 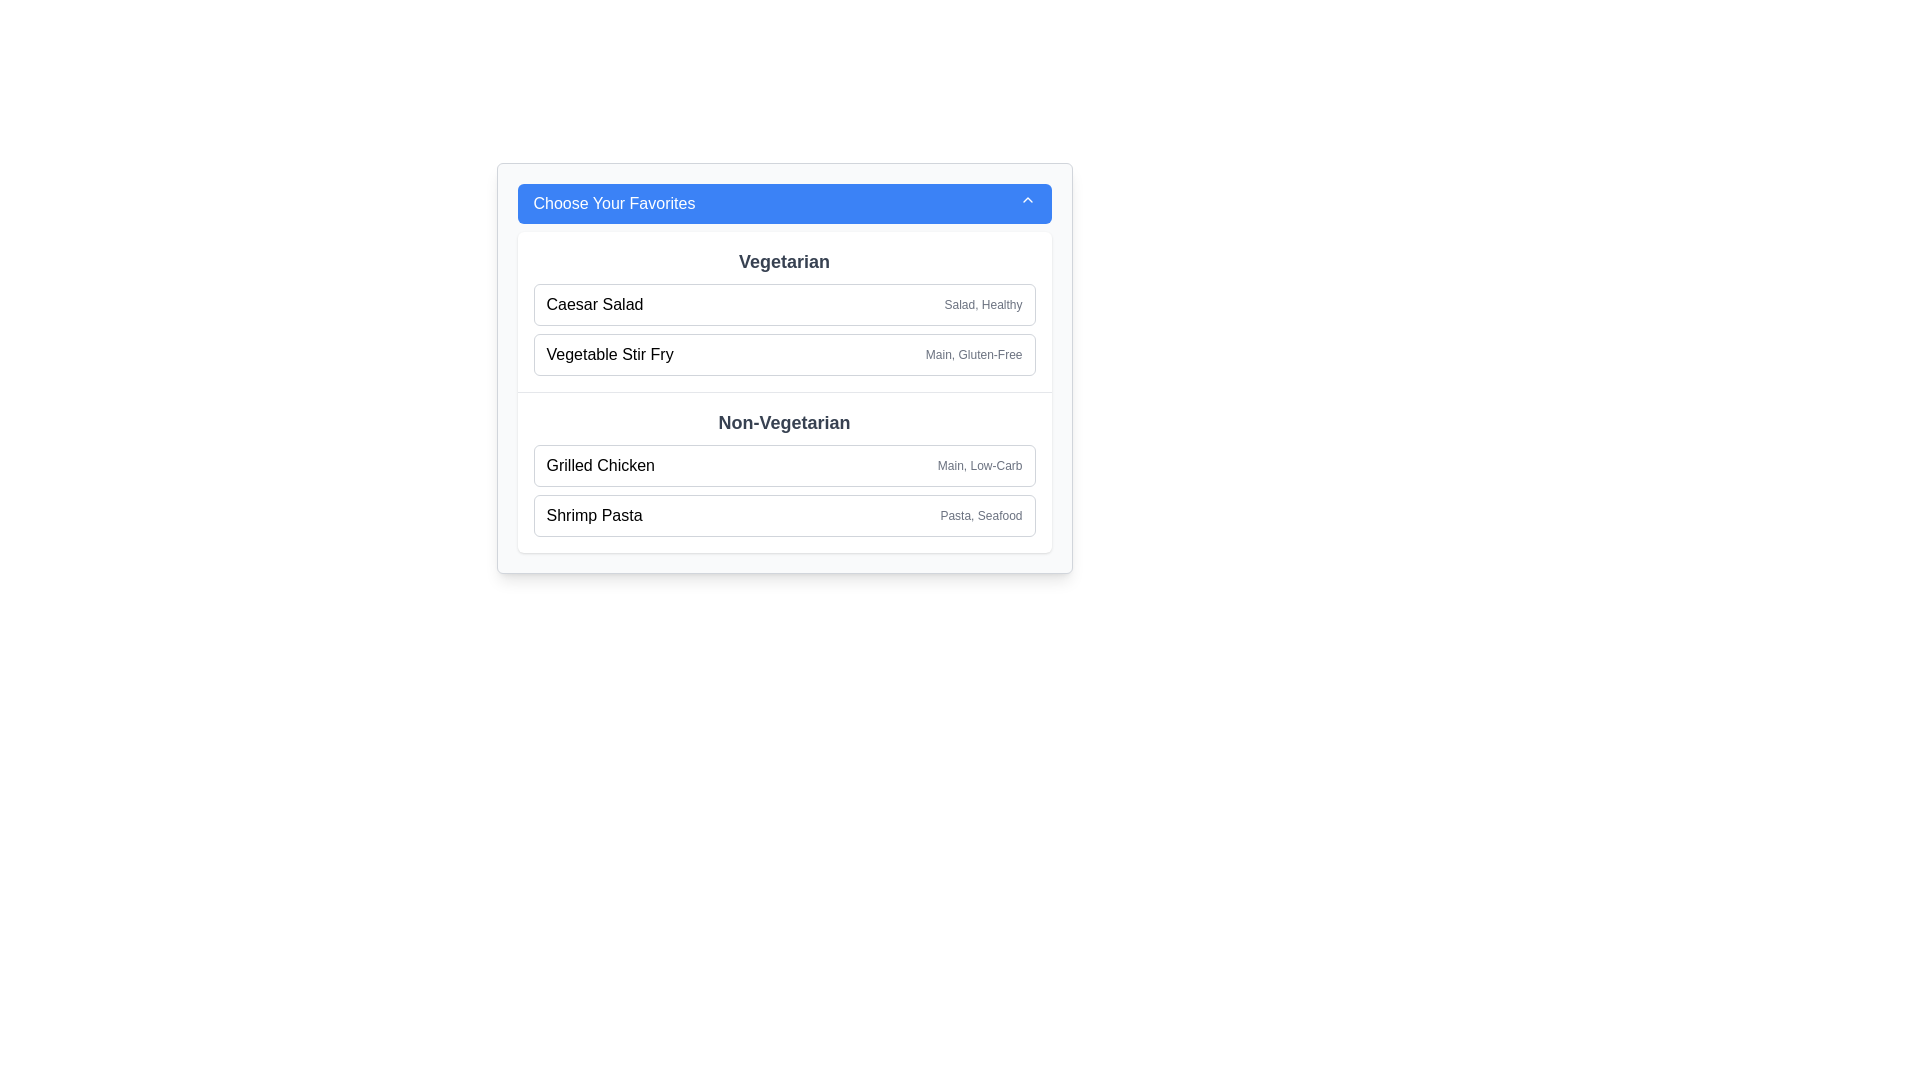 What do you see at coordinates (609, 353) in the screenshot?
I see `the selectable menu choice labeled 'Vegetable Stir Fry', which is the first text component in the 'Vegetarian' section located at the top center of the layout` at bounding box center [609, 353].